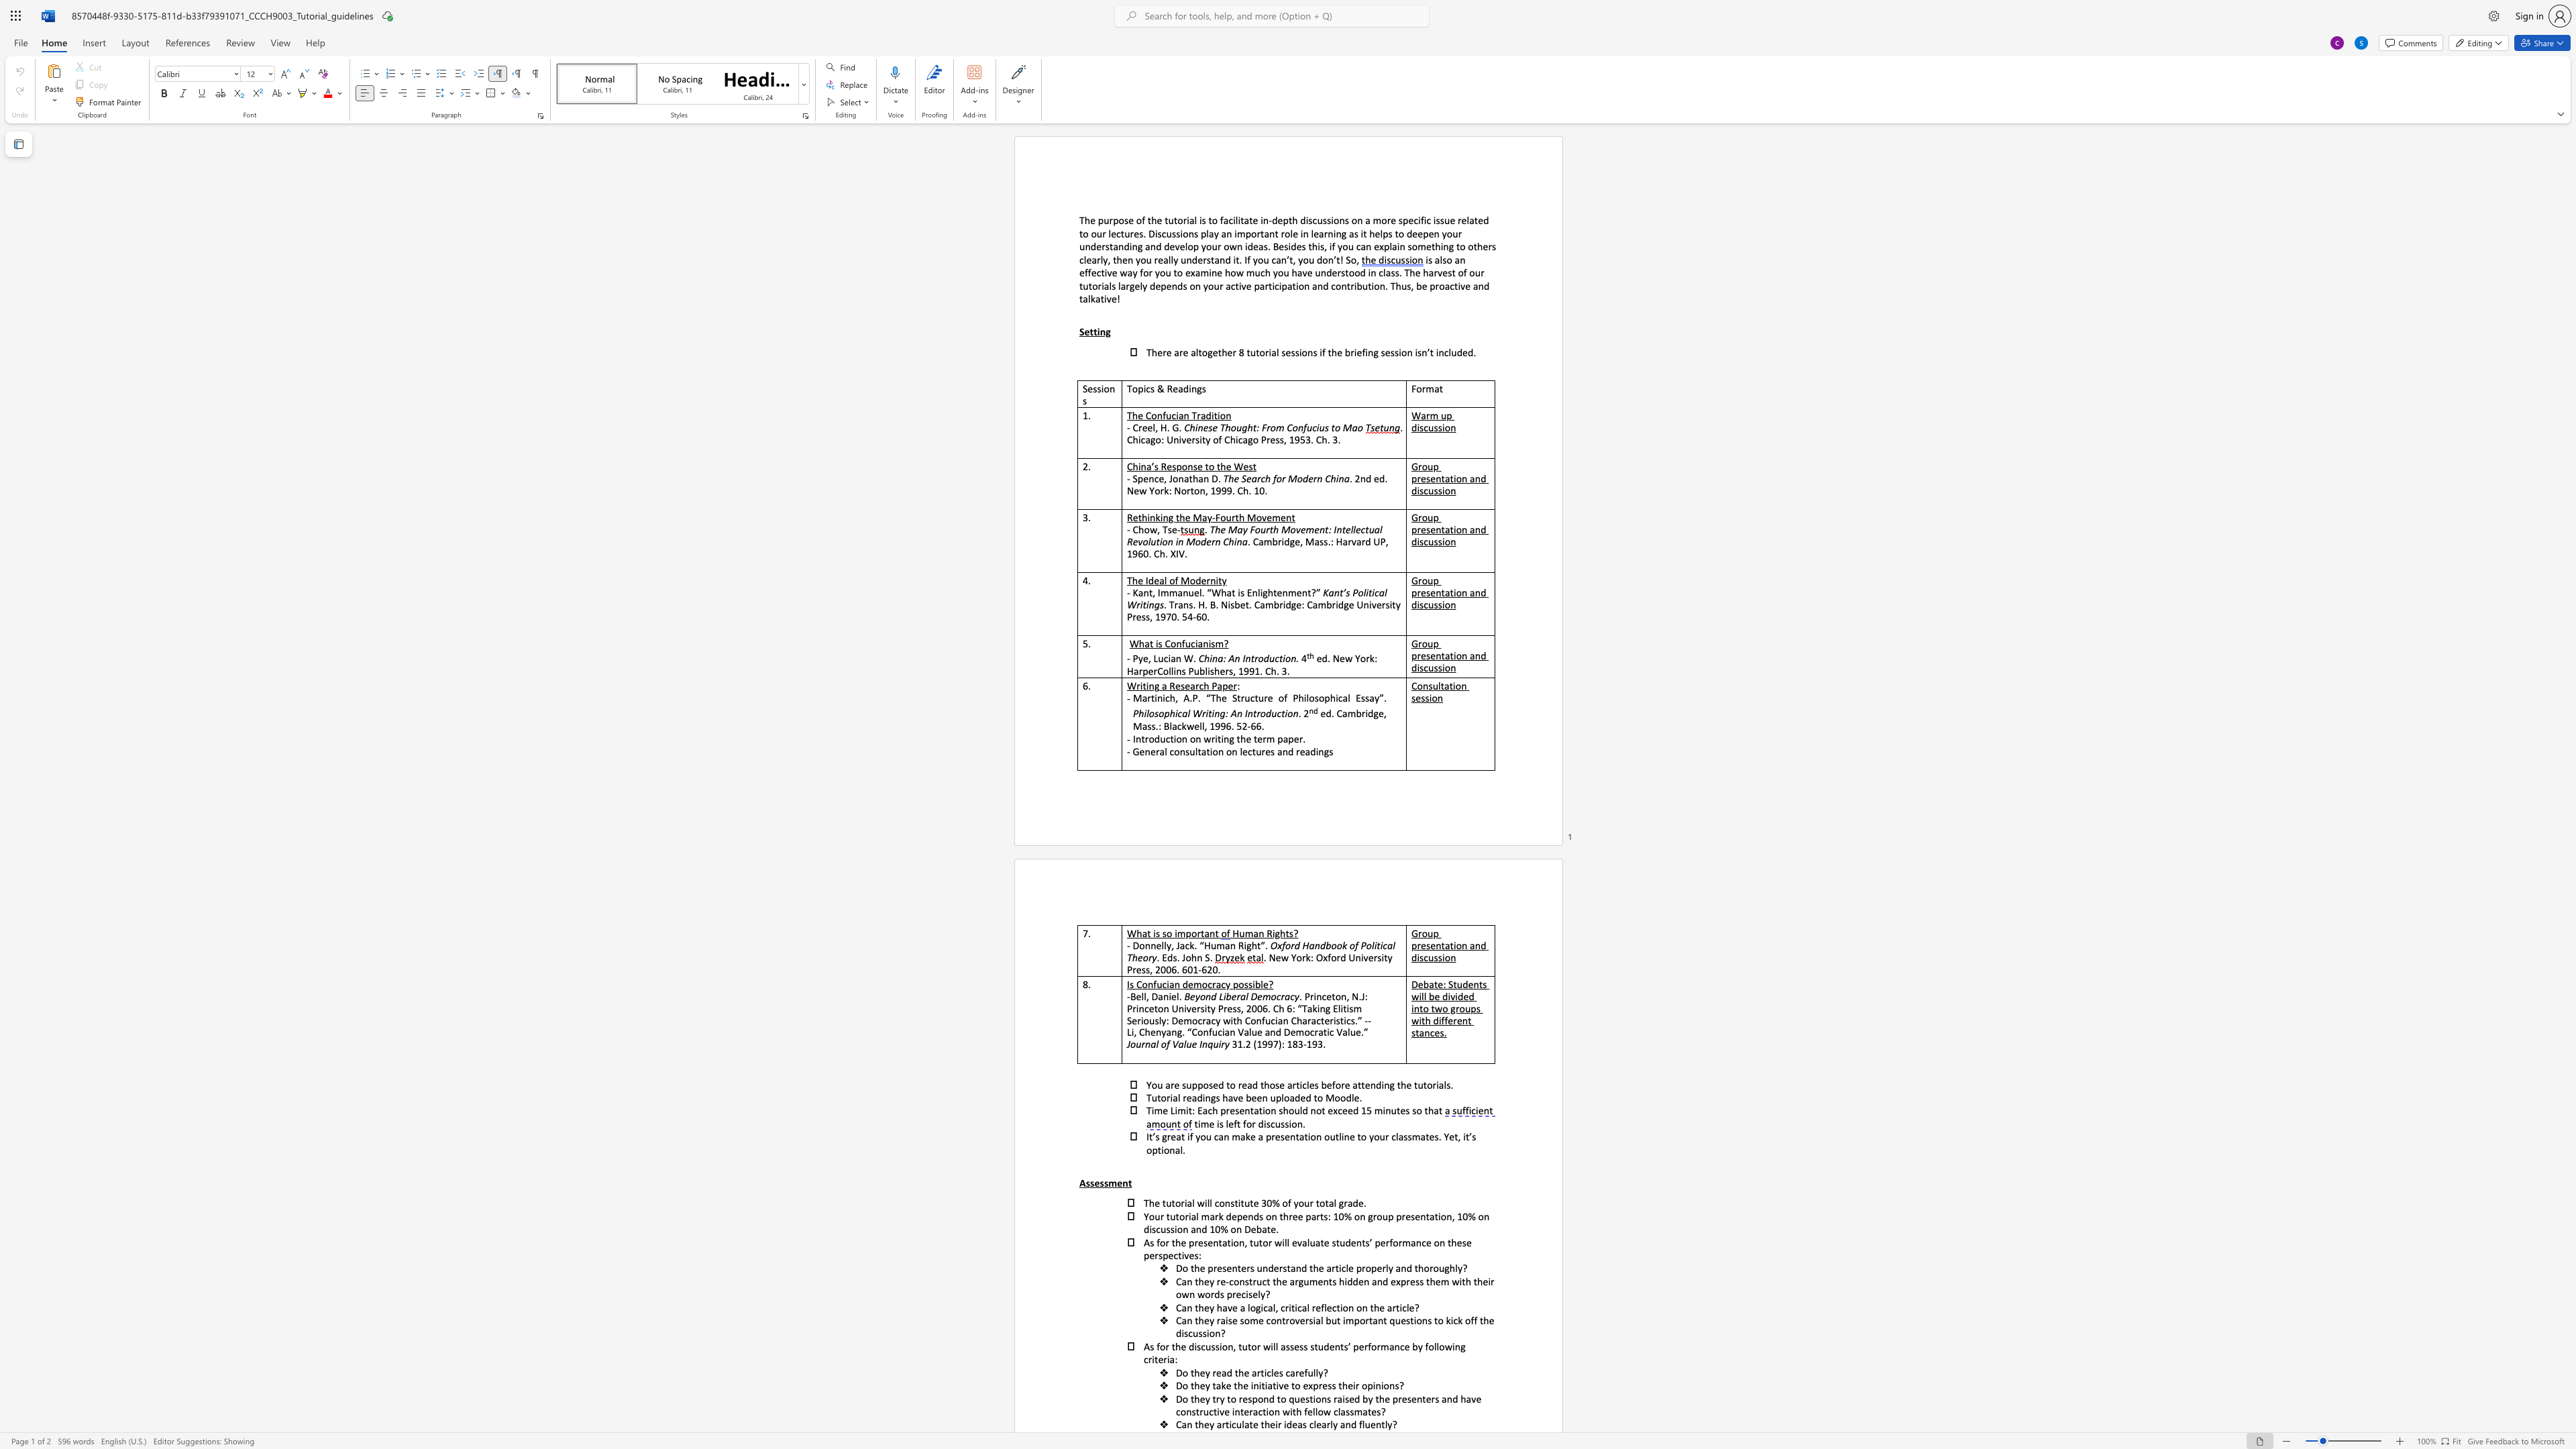 The height and width of the screenshot is (1449, 2576). I want to click on the subset text "l." within the text "optional.", so click(1179, 1149).